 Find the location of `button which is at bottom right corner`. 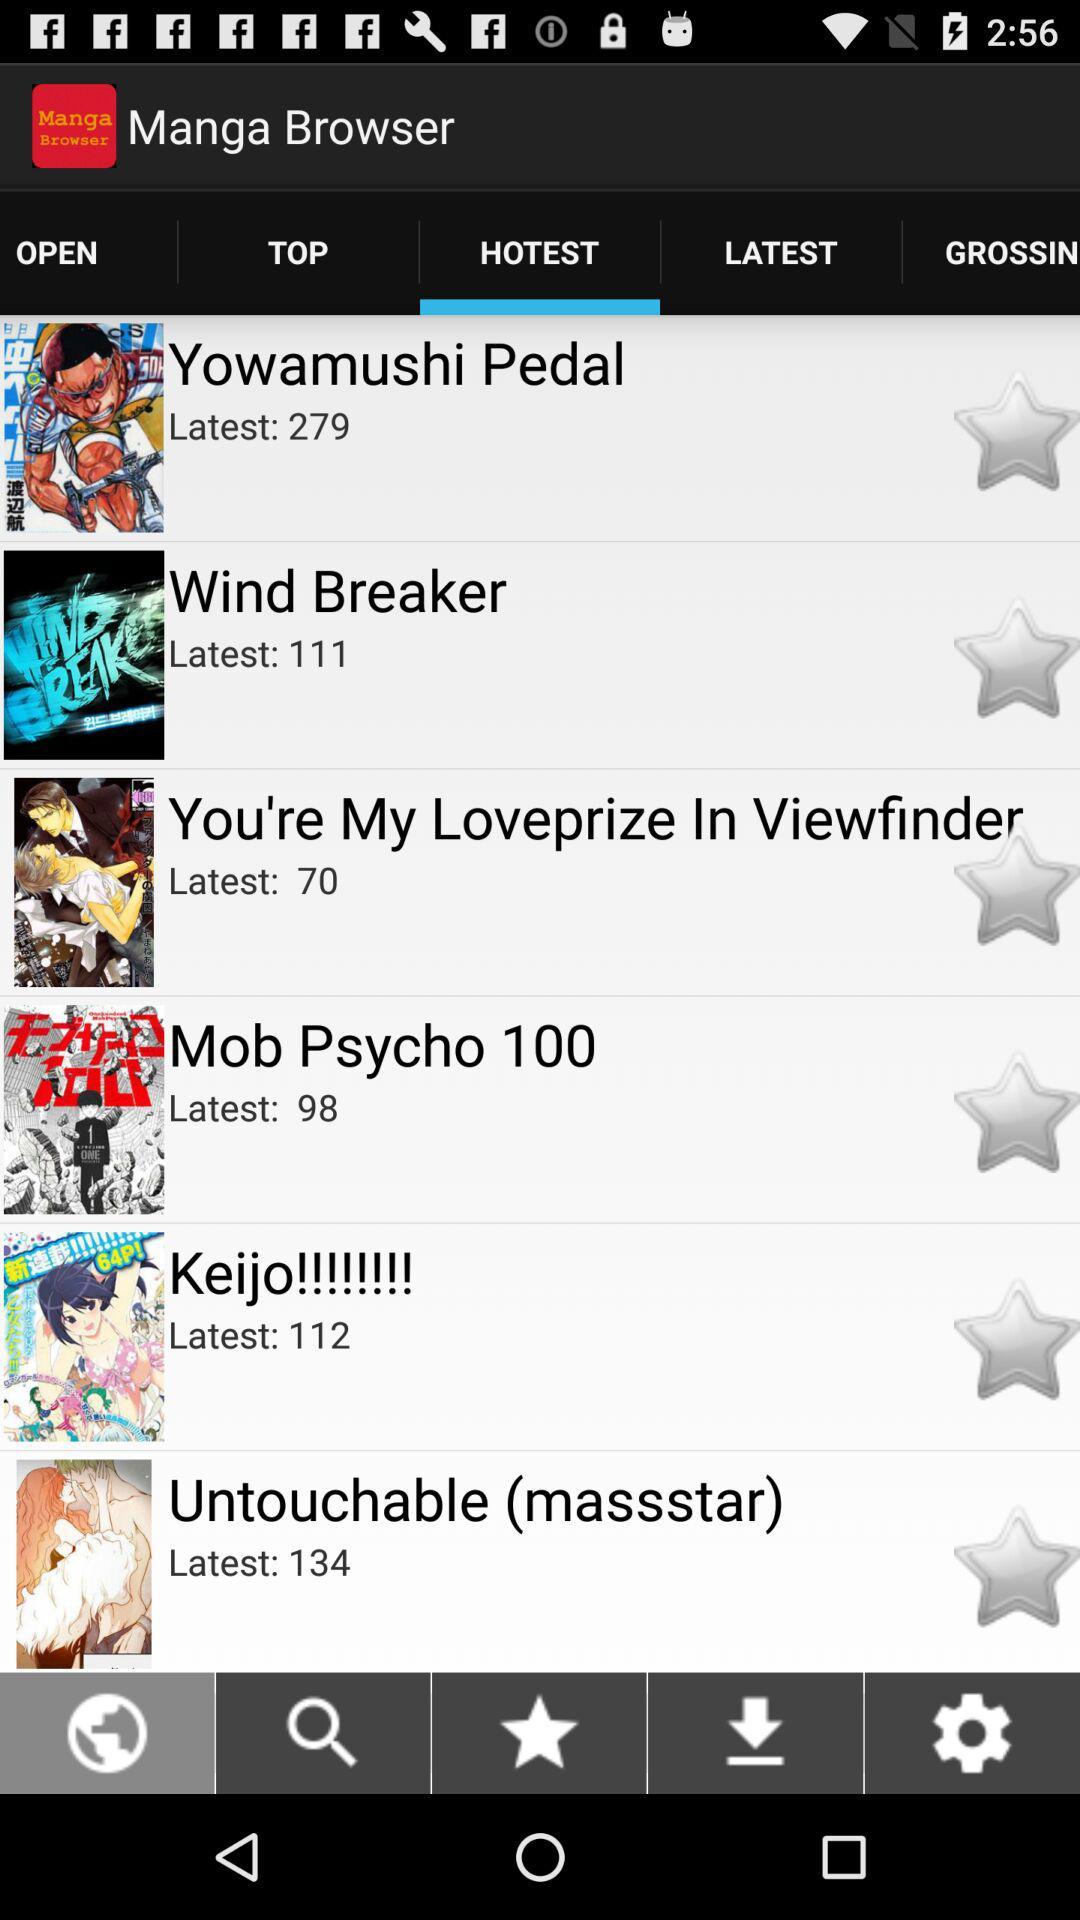

button which is at bottom right corner is located at coordinates (971, 1732).